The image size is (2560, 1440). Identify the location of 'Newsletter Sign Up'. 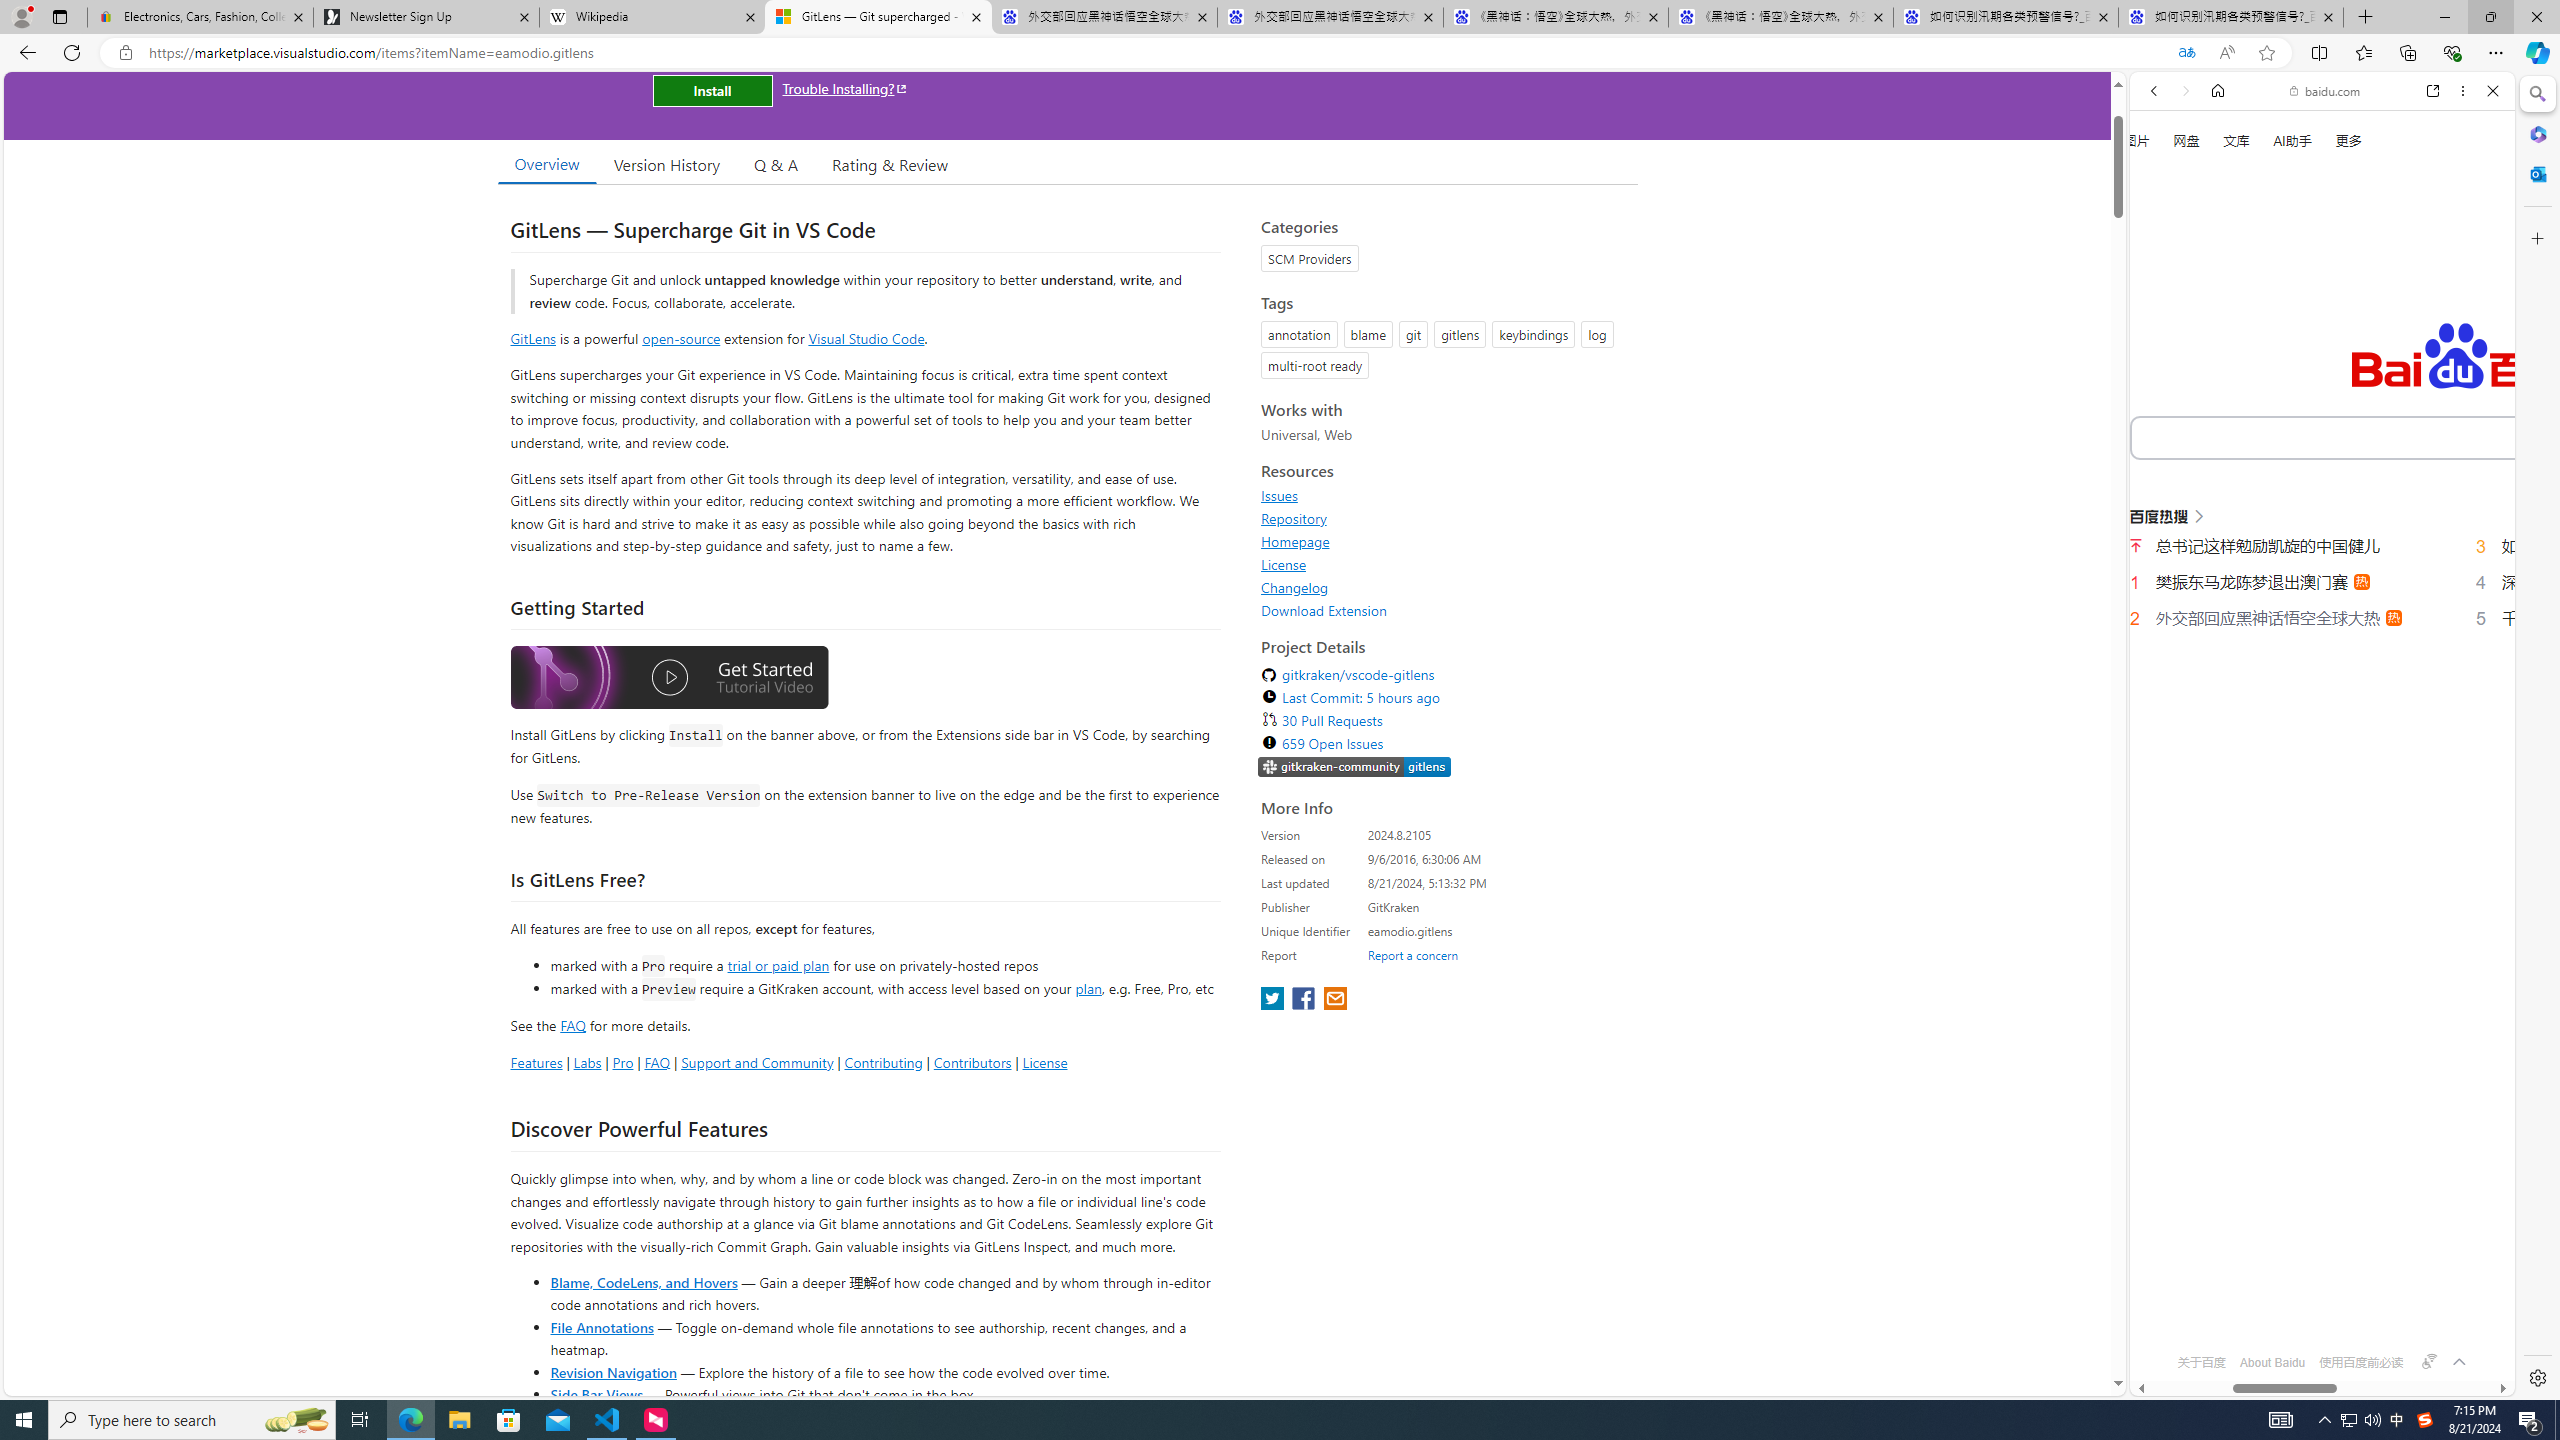
(425, 16).